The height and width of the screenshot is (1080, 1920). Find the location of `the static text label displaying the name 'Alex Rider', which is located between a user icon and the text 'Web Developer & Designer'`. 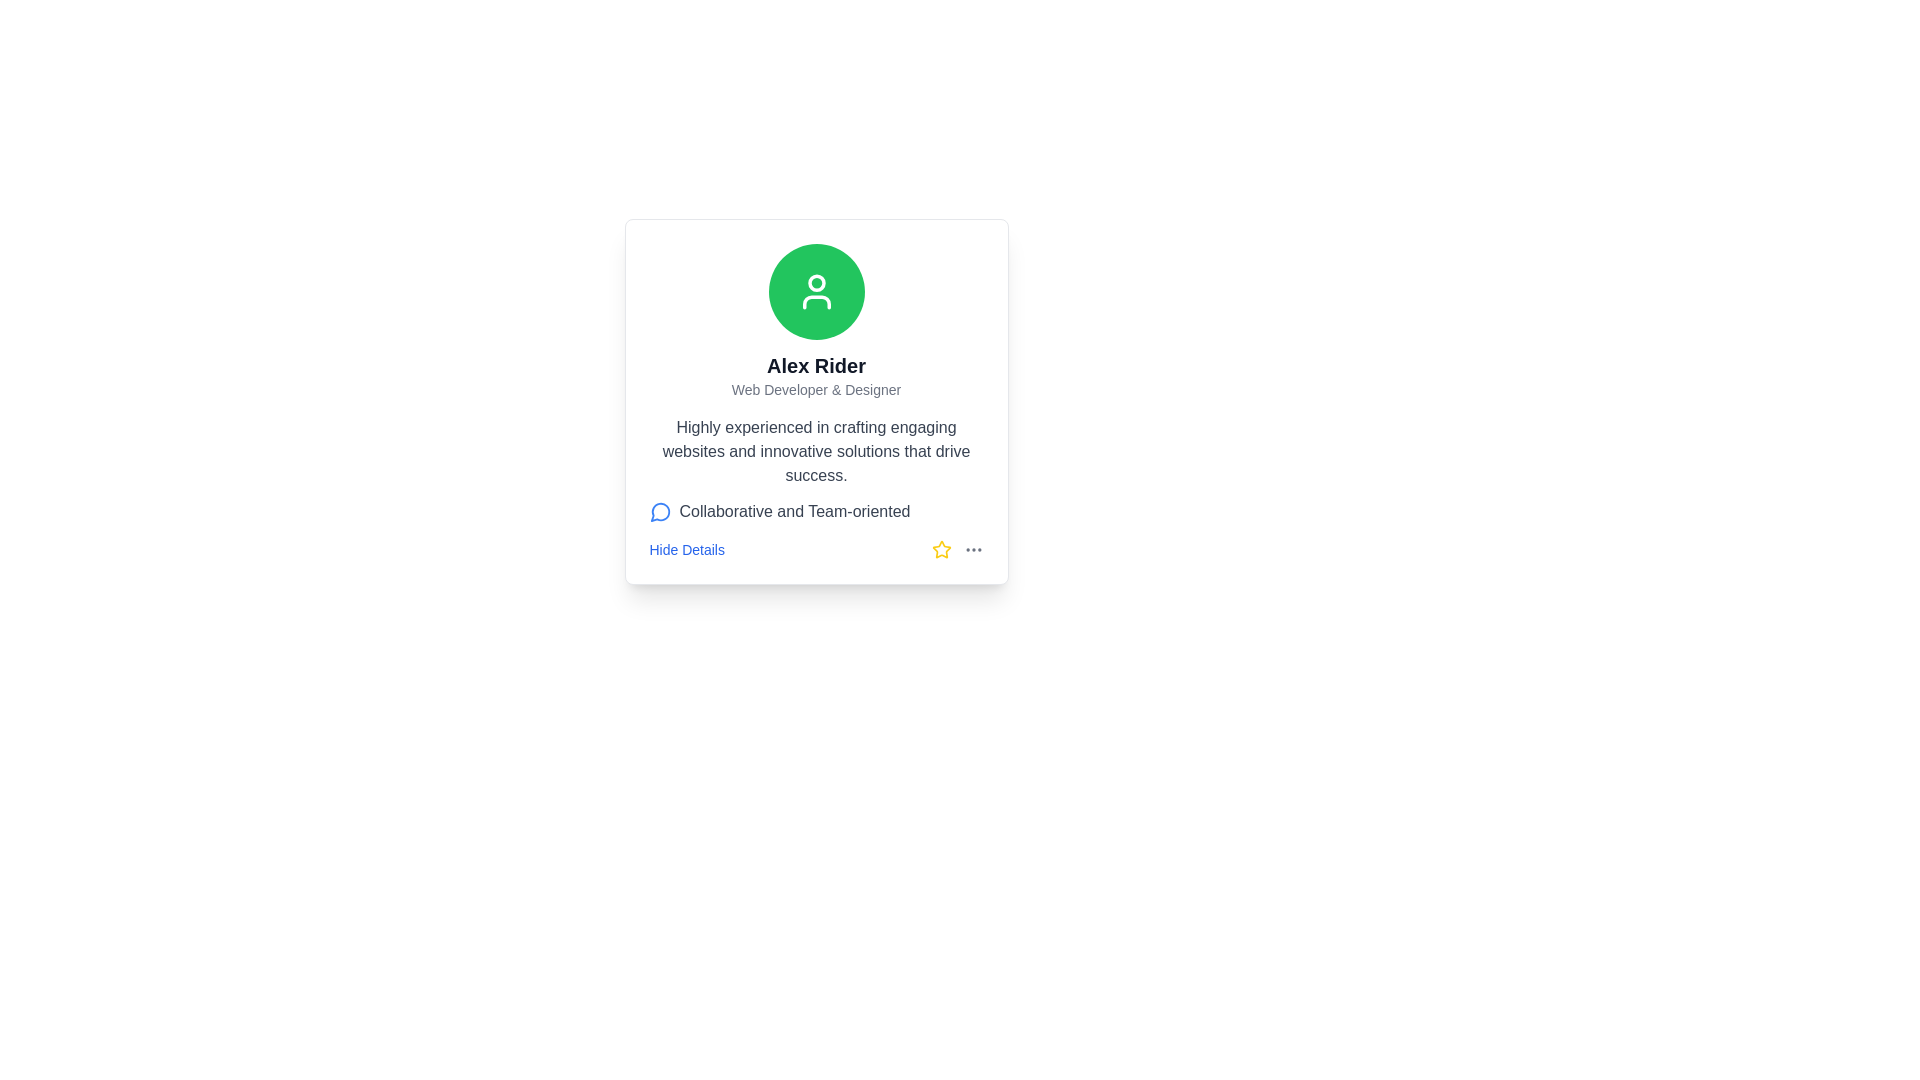

the static text label displaying the name 'Alex Rider', which is located between a user icon and the text 'Web Developer & Designer' is located at coordinates (816, 366).